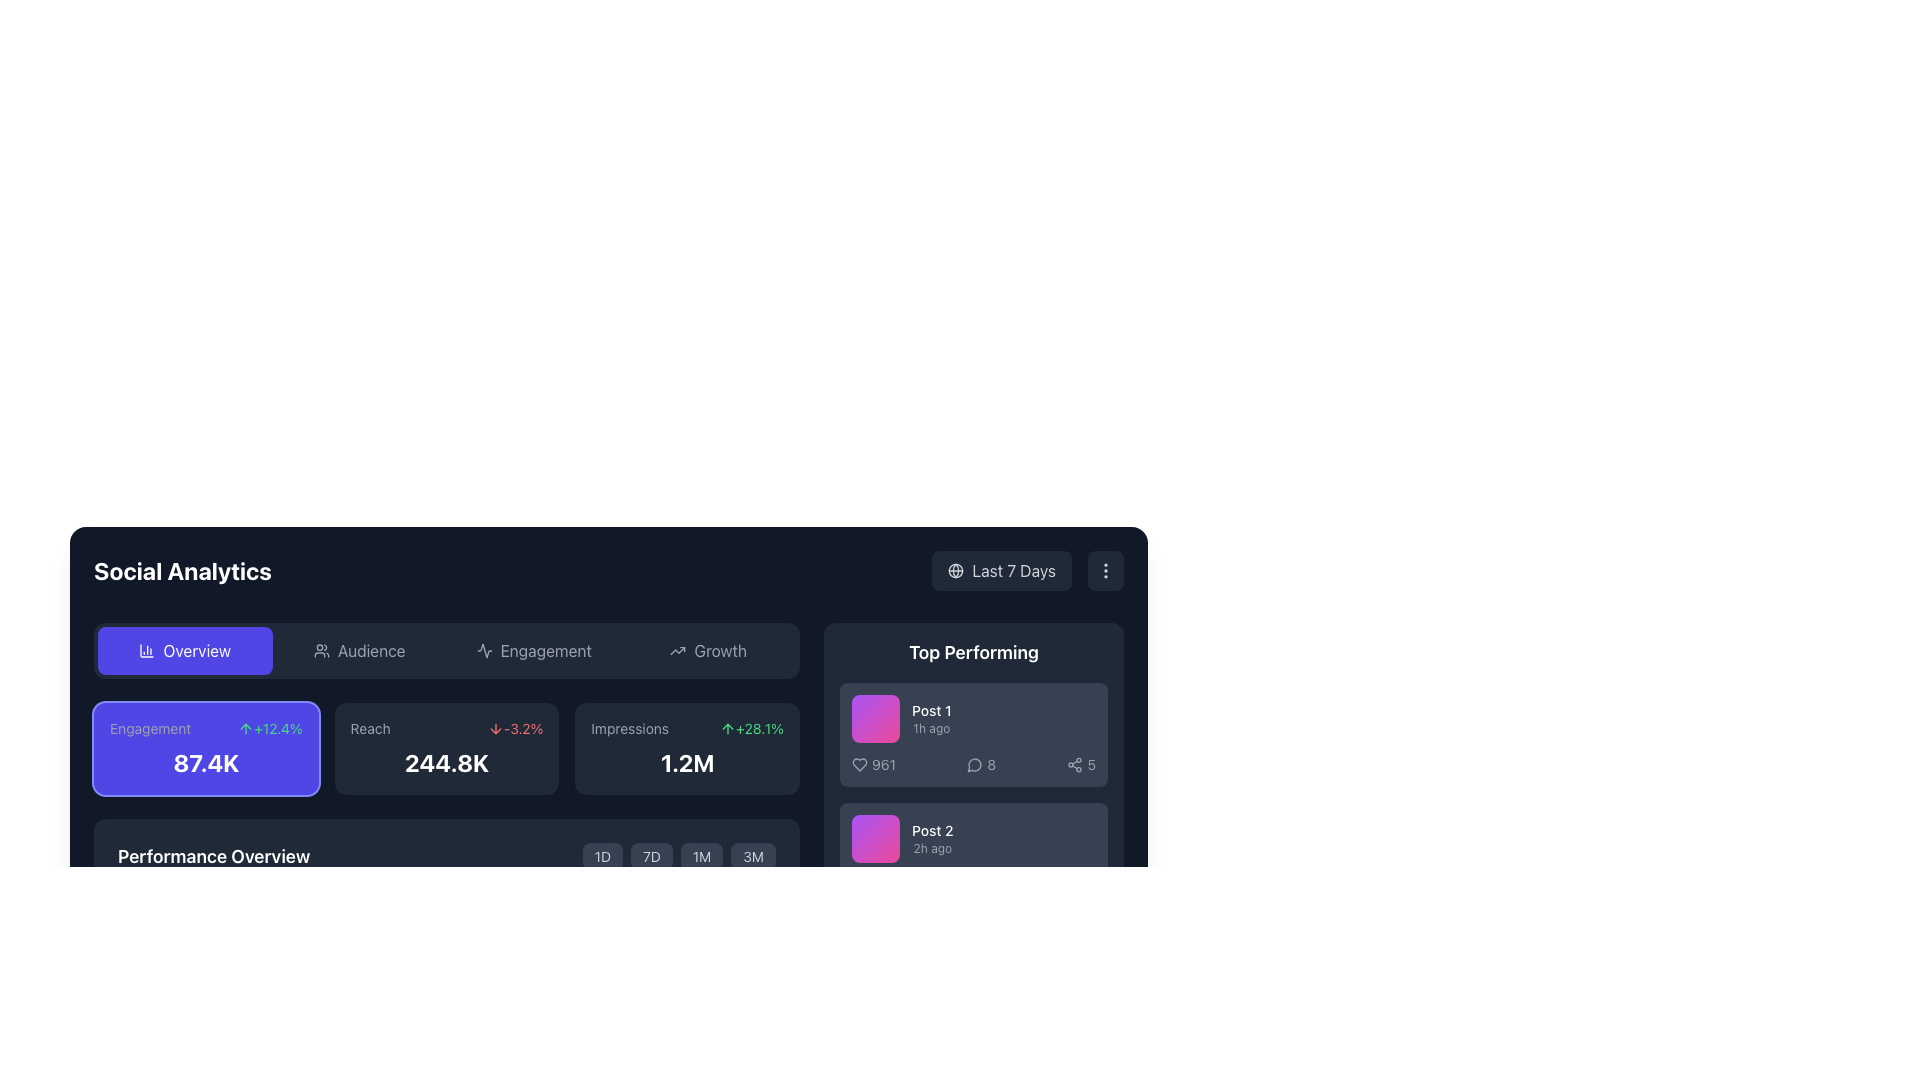  Describe the element at coordinates (651, 855) in the screenshot. I see `the second button in the row of four buttons that filters the displayed data to reflect statistics for the last 7 days, located under the 'Performance Overview' section` at that location.